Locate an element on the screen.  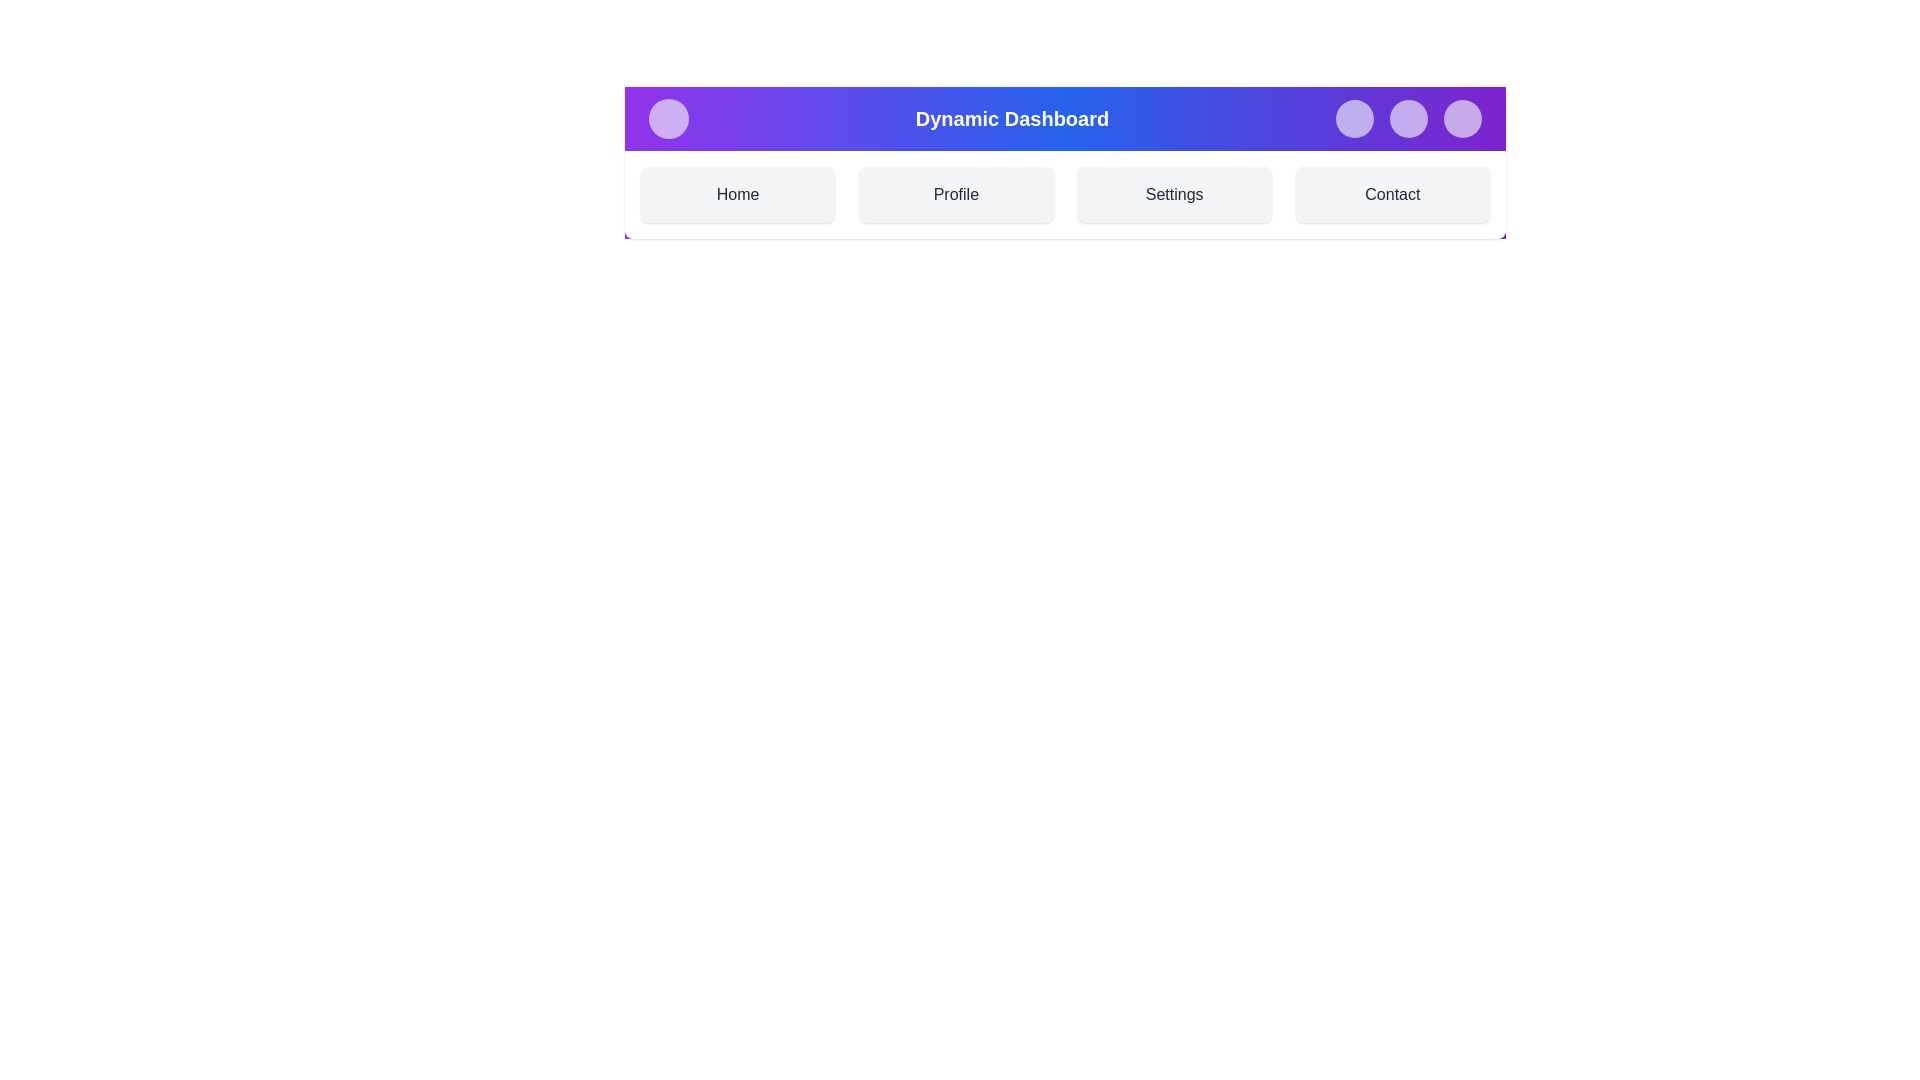
the 'Profile' section to view its content is located at coordinates (954, 195).